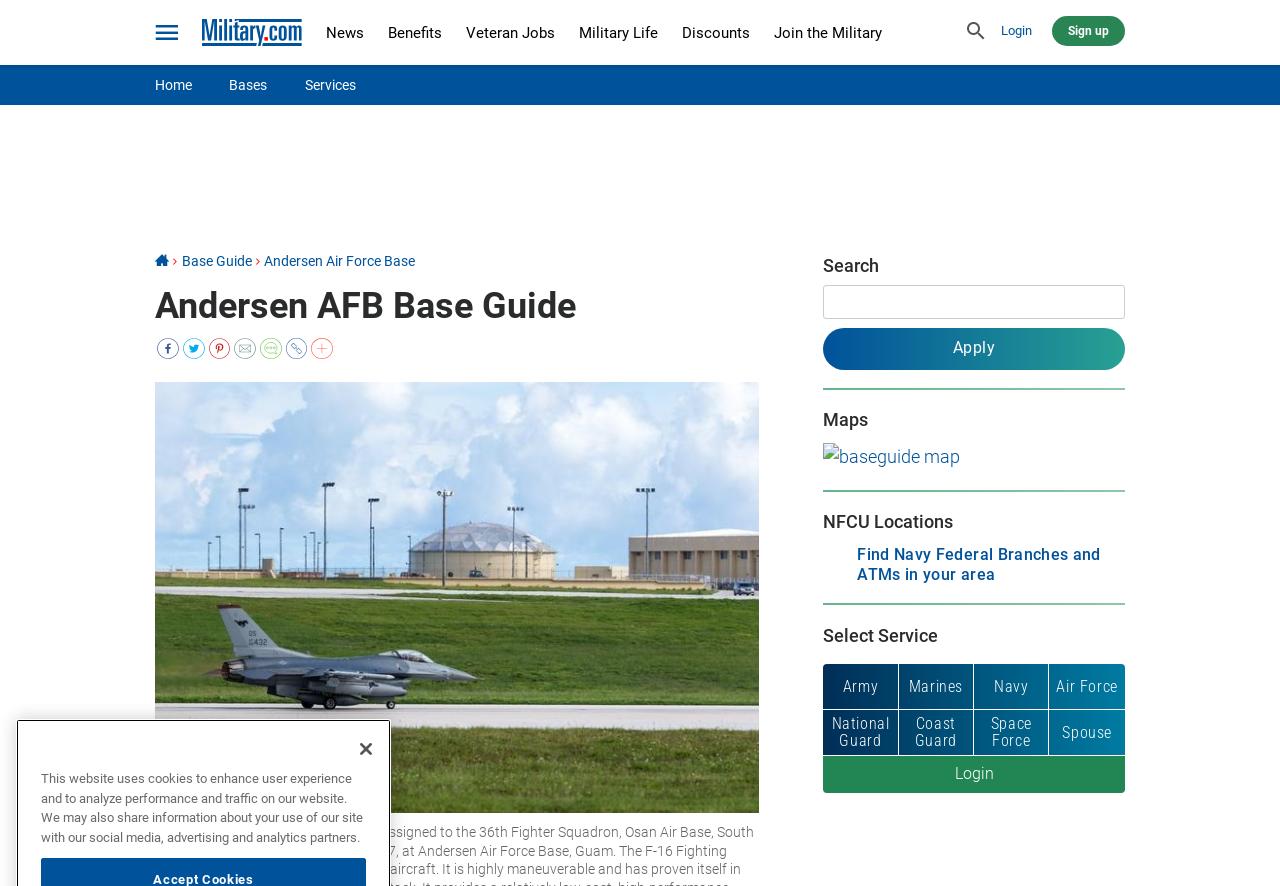 The width and height of the screenshot is (1280, 886). Describe the element at coordinates (577, 32) in the screenshot. I see `'Military Life'` at that location.